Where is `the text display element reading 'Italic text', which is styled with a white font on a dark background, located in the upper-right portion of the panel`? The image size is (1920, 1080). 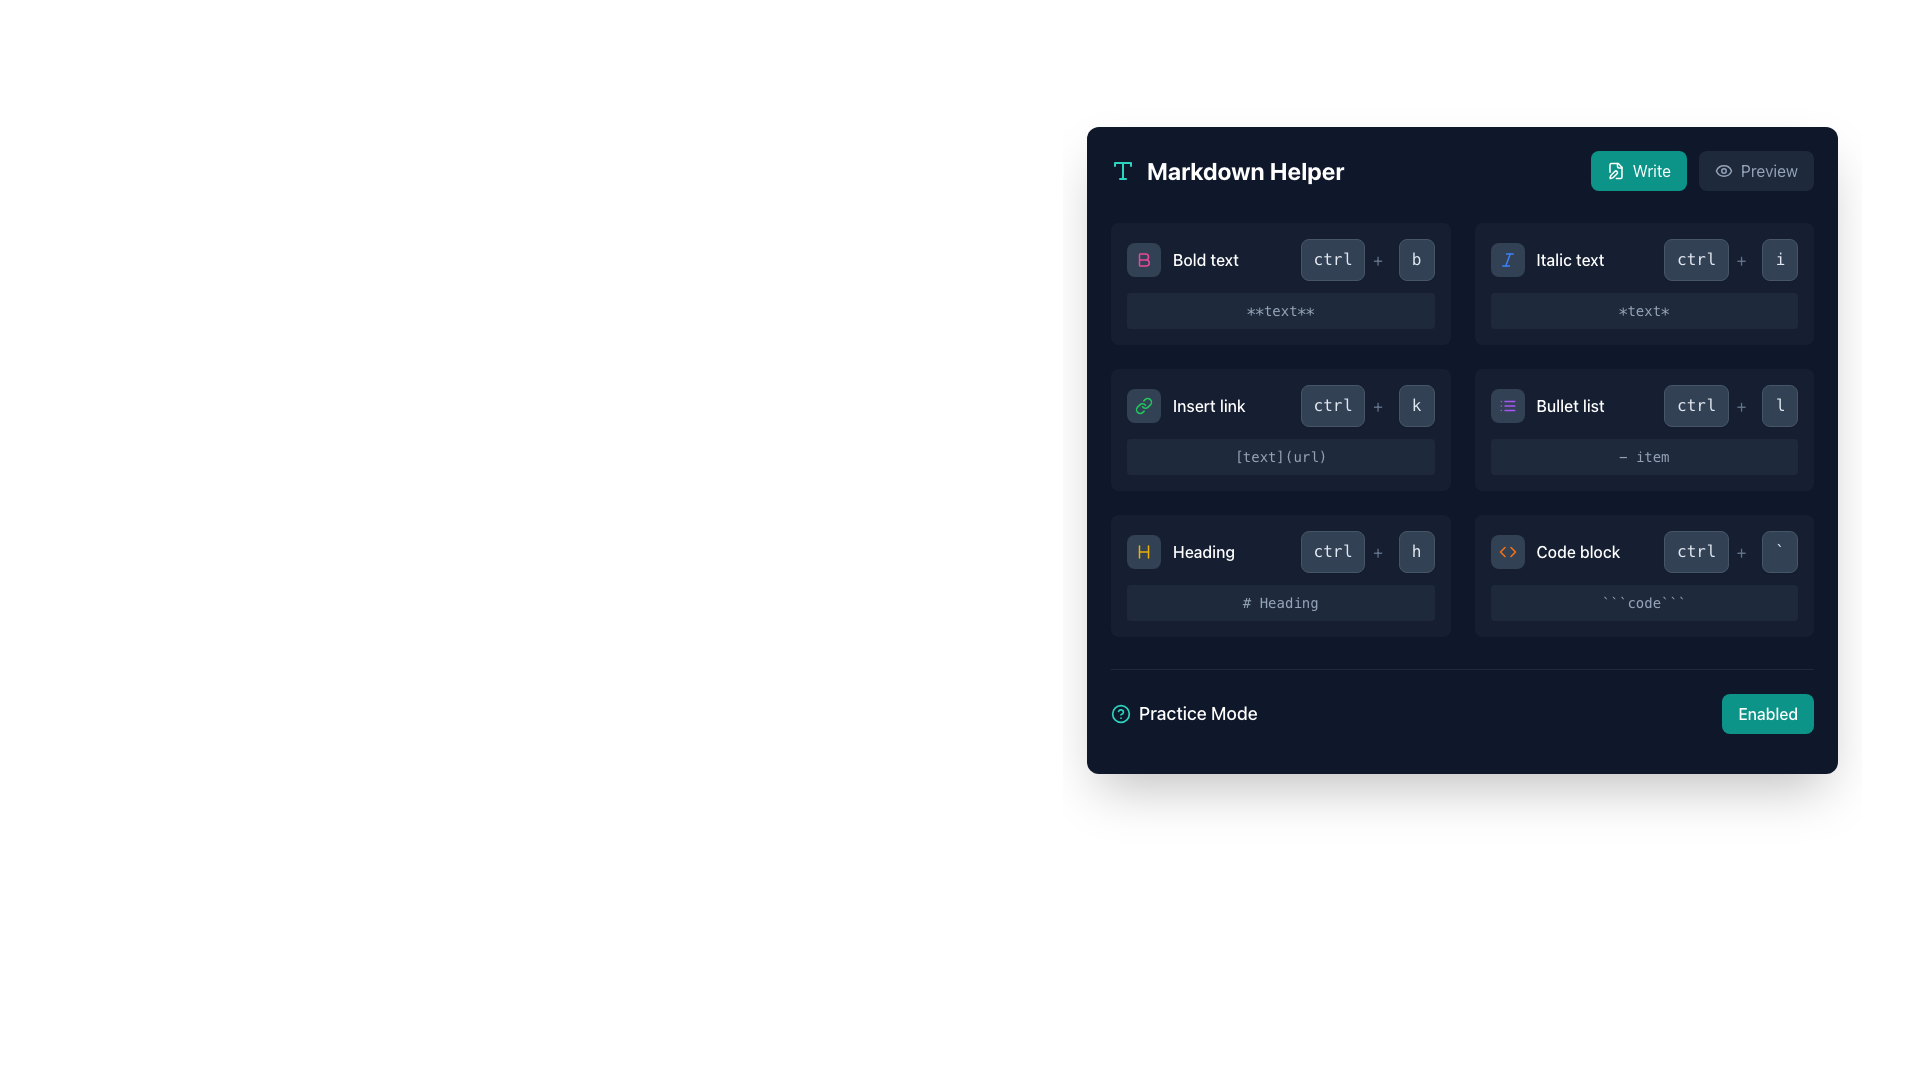
the text display element reading 'Italic text', which is styled with a white font on a dark background, located in the upper-right portion of the panel is located at coordinates (1569, 258).